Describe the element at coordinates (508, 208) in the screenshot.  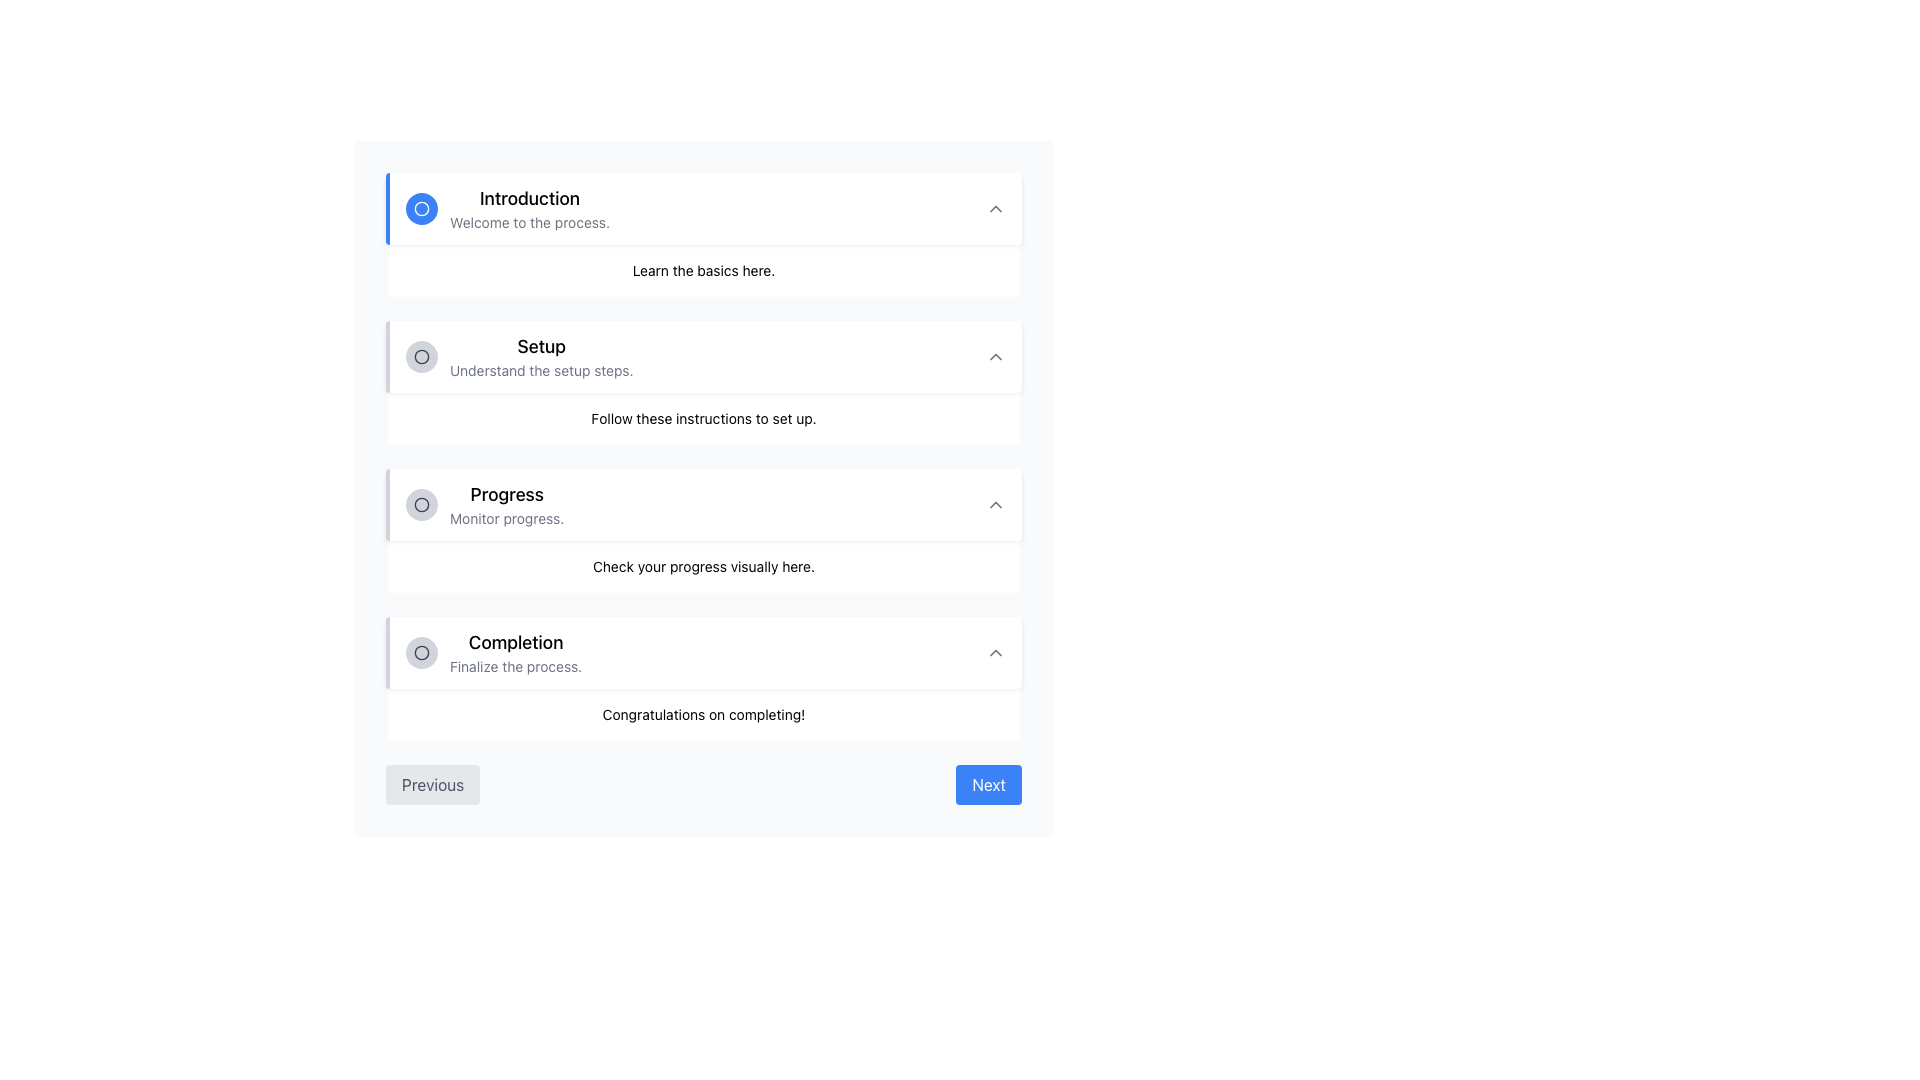
I see `the 'Introduction' text element with an icon, which is the first item in the list above 'Setup' and below the top margin, characterized by a white background, rounded corners, and a blue left border` at that location.